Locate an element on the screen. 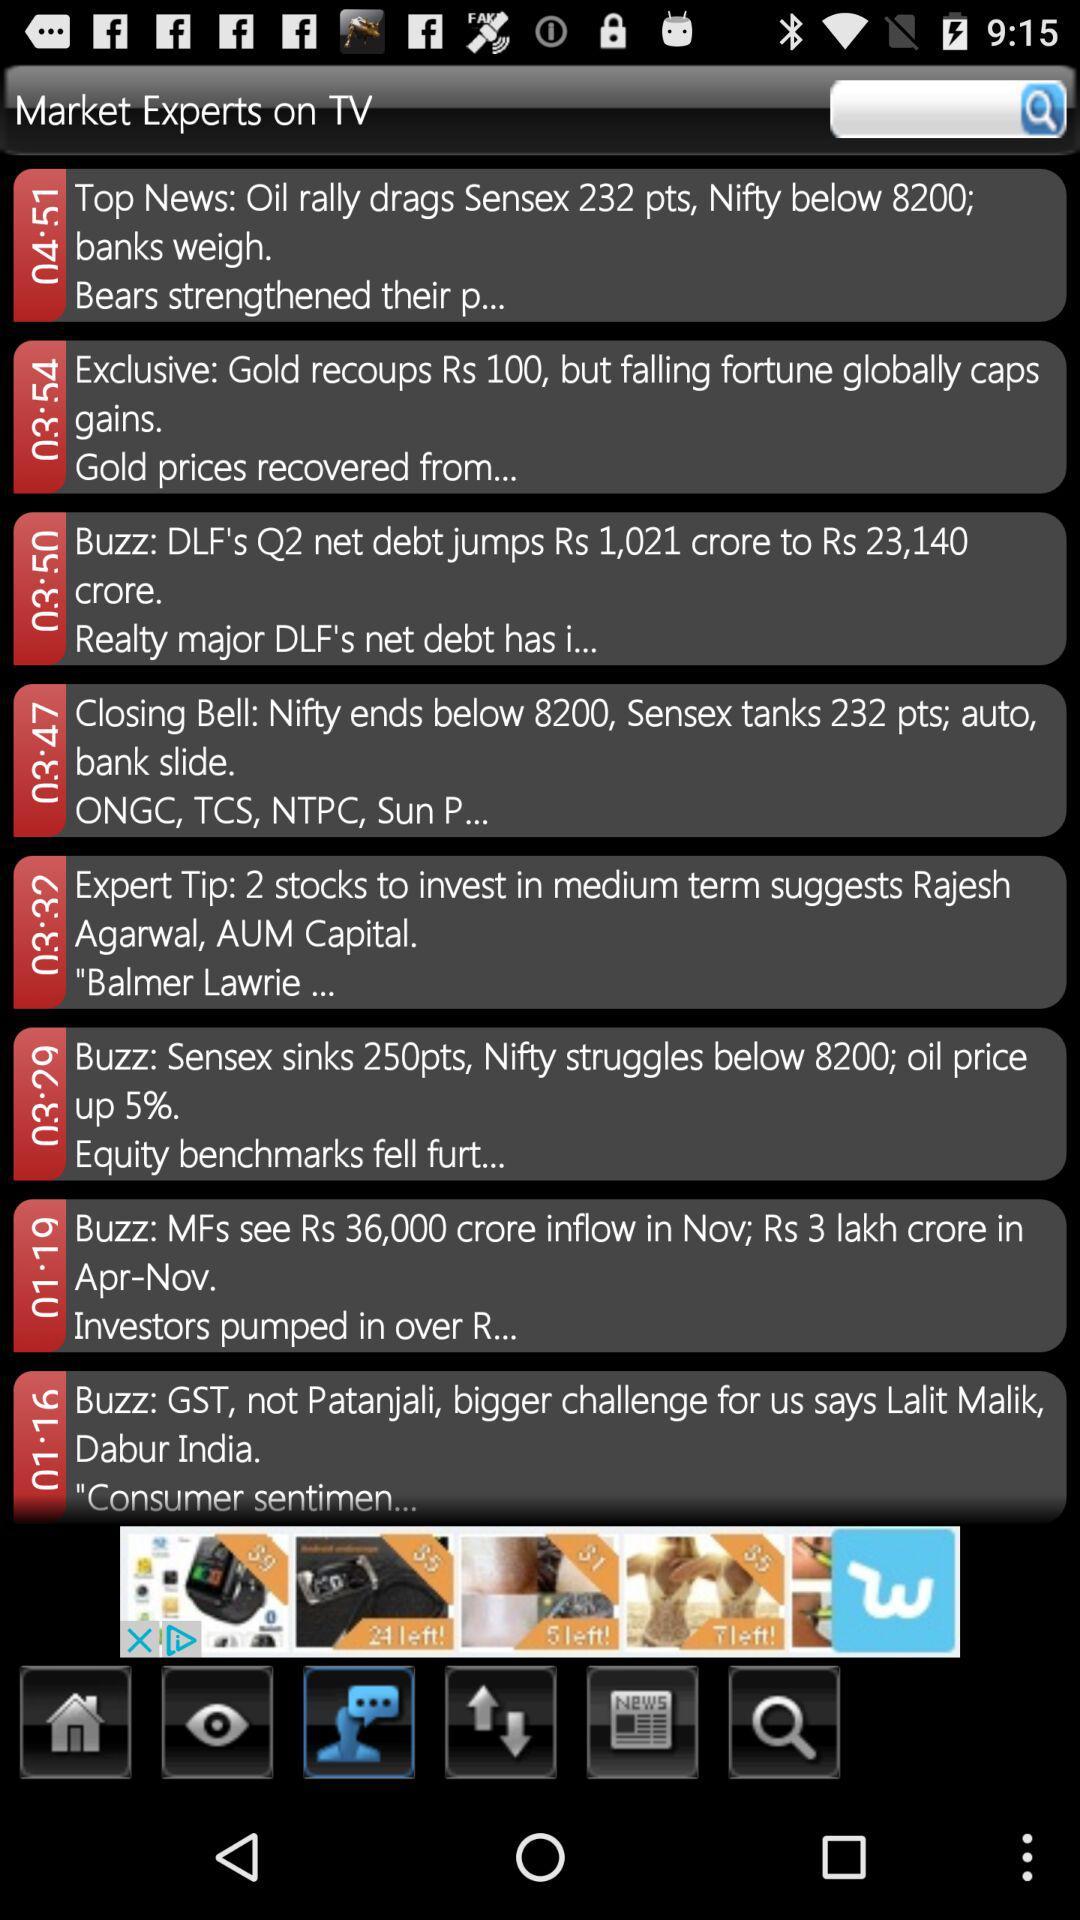  the search icon is located at coordinates (783, 1848).